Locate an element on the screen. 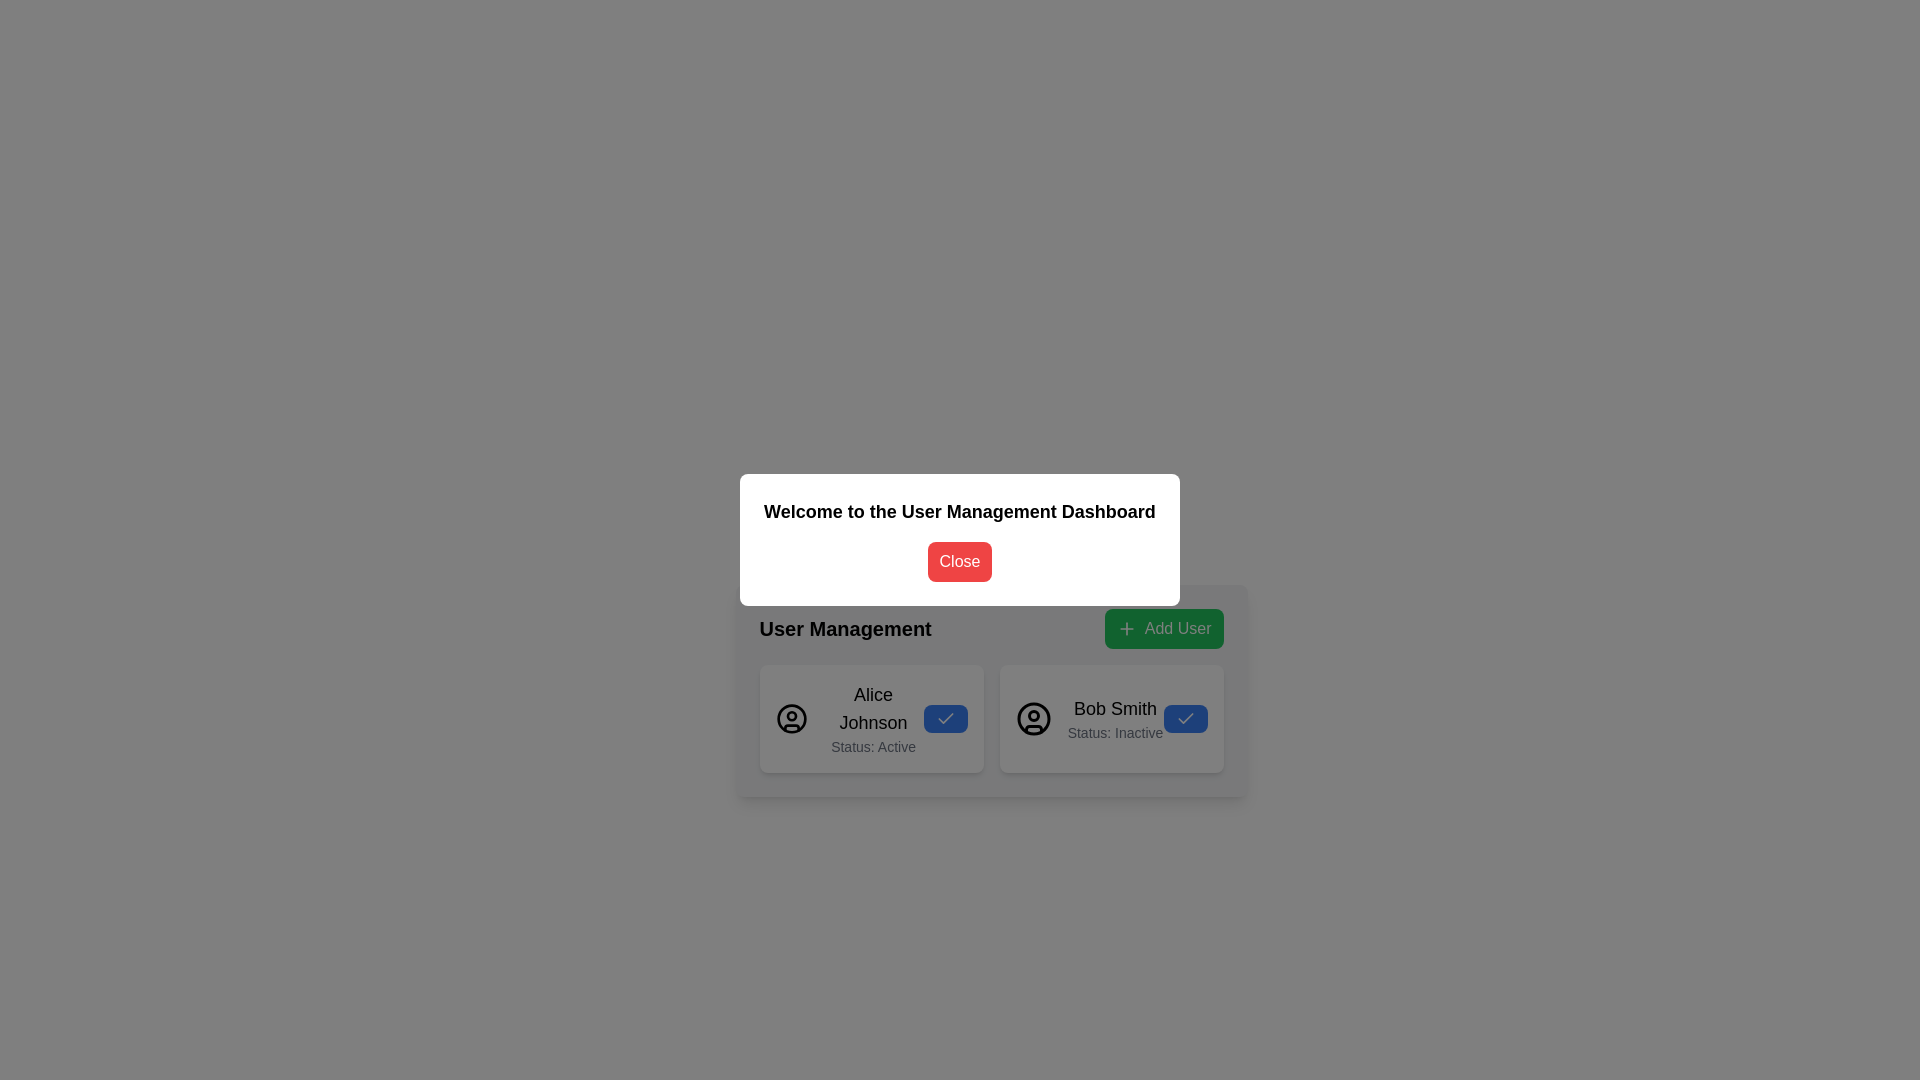 This screenshot has width=1920, height=1080. the 'Add User' button located to the right of the 'User Management' text is located at coordinates (1164, 627).